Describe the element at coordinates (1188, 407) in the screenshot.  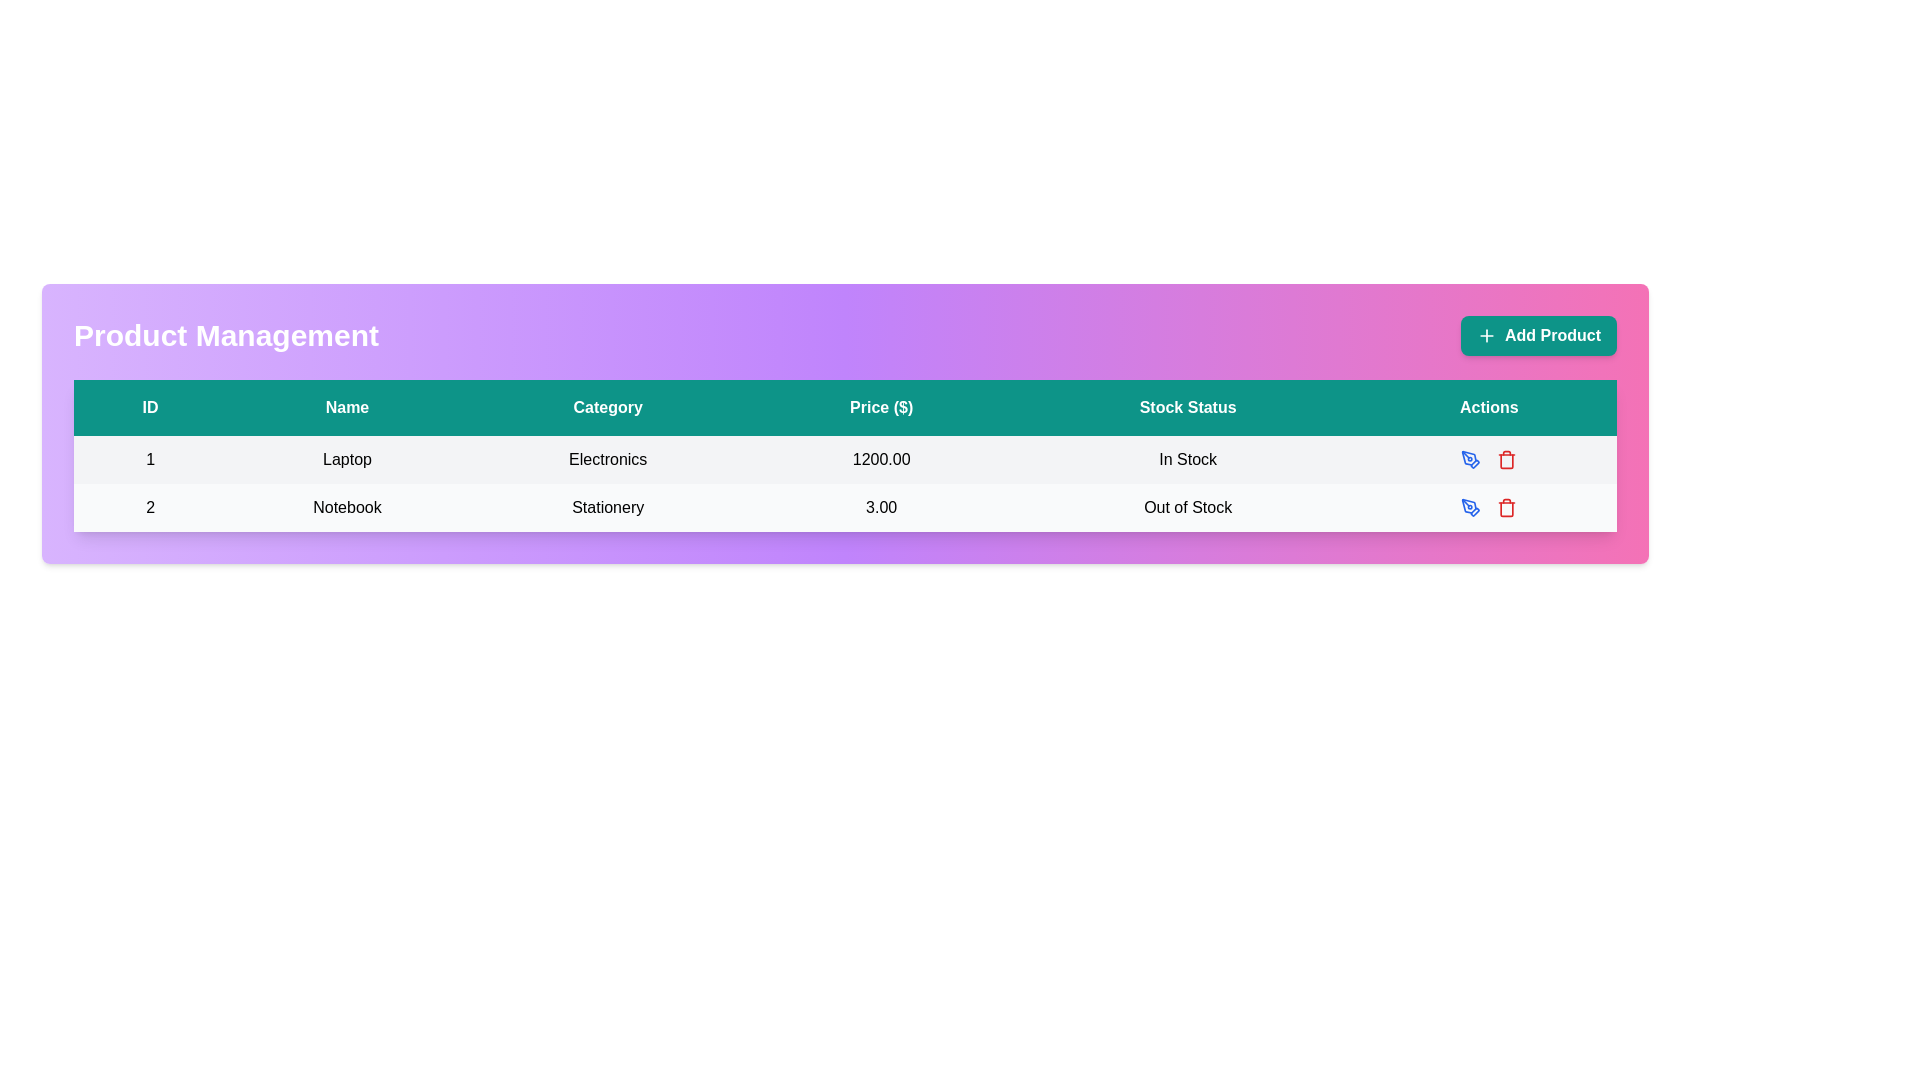
I see `the fifth column header of the table that categorizes stock statuses, positioned between 'Price ($)' and 'Actions'` at that location.